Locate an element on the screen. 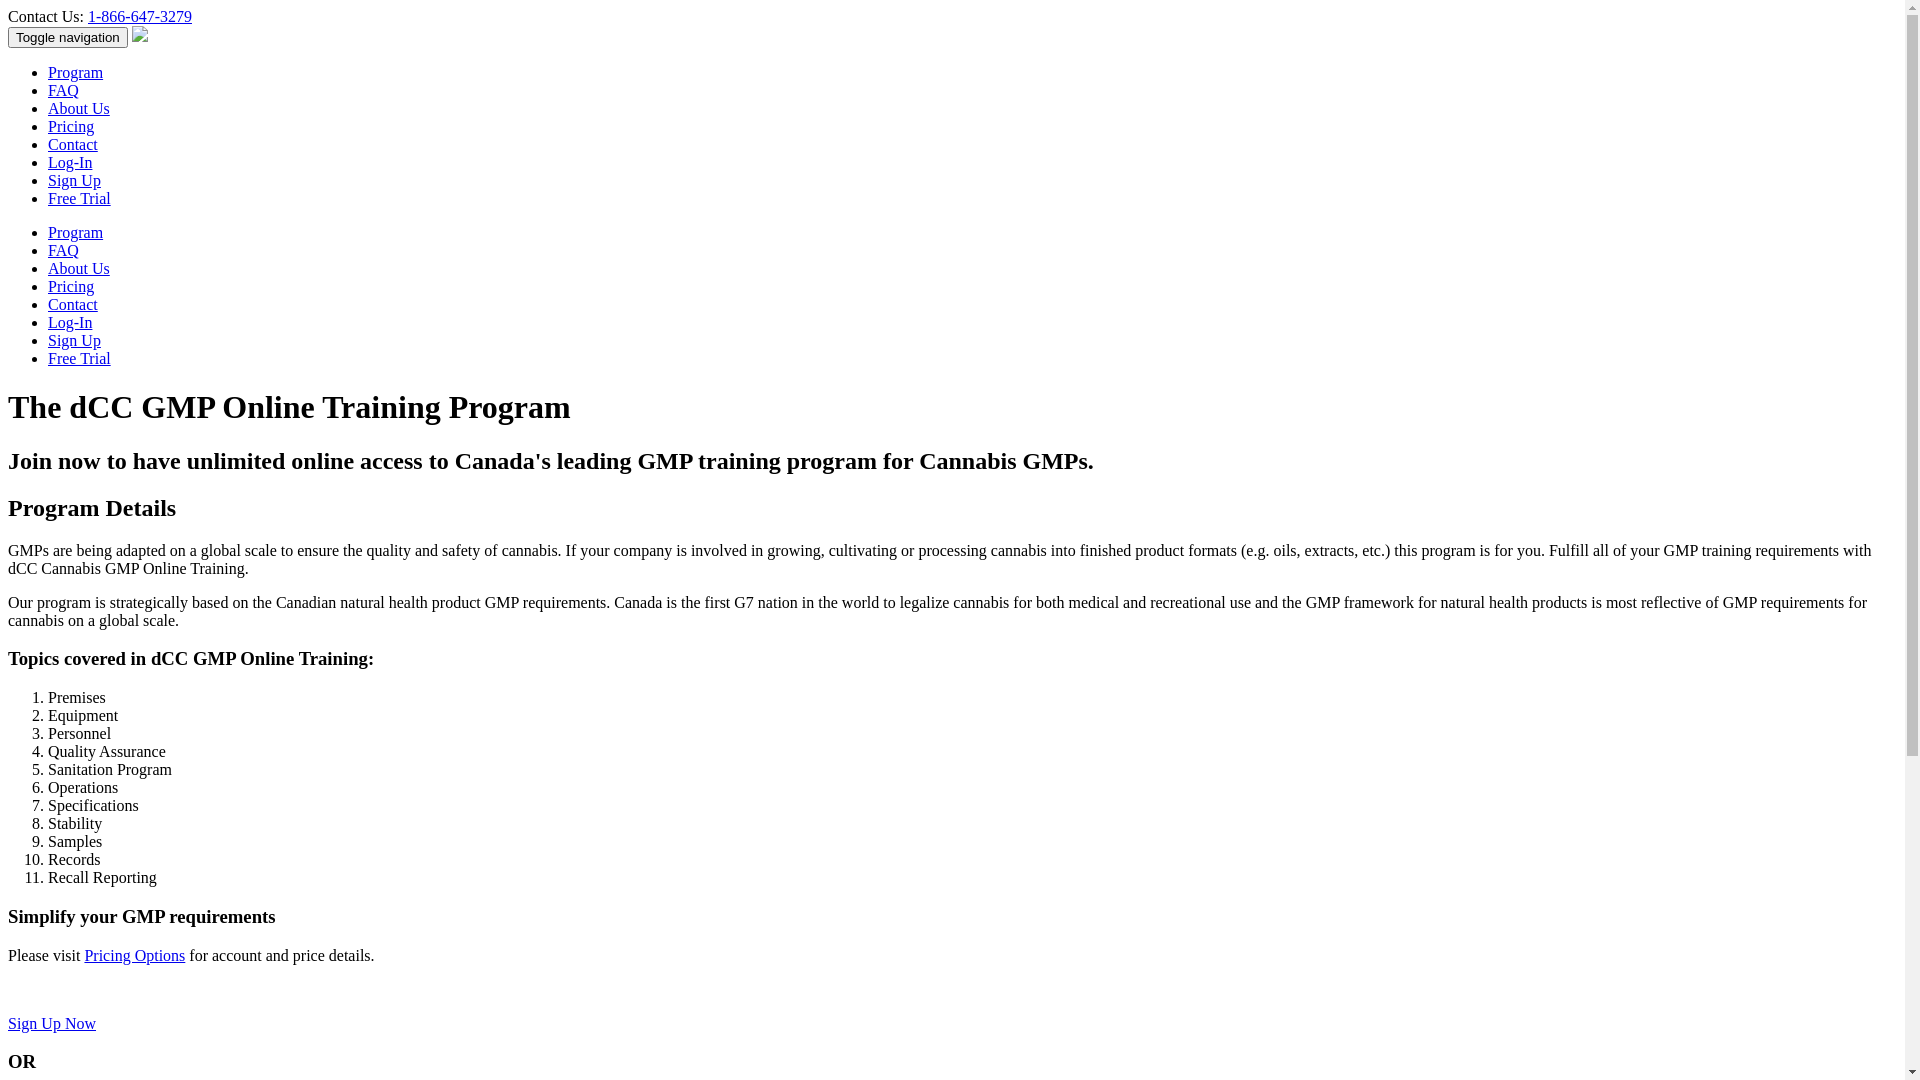  'Sign Up' is located at coordinates (74, 180).